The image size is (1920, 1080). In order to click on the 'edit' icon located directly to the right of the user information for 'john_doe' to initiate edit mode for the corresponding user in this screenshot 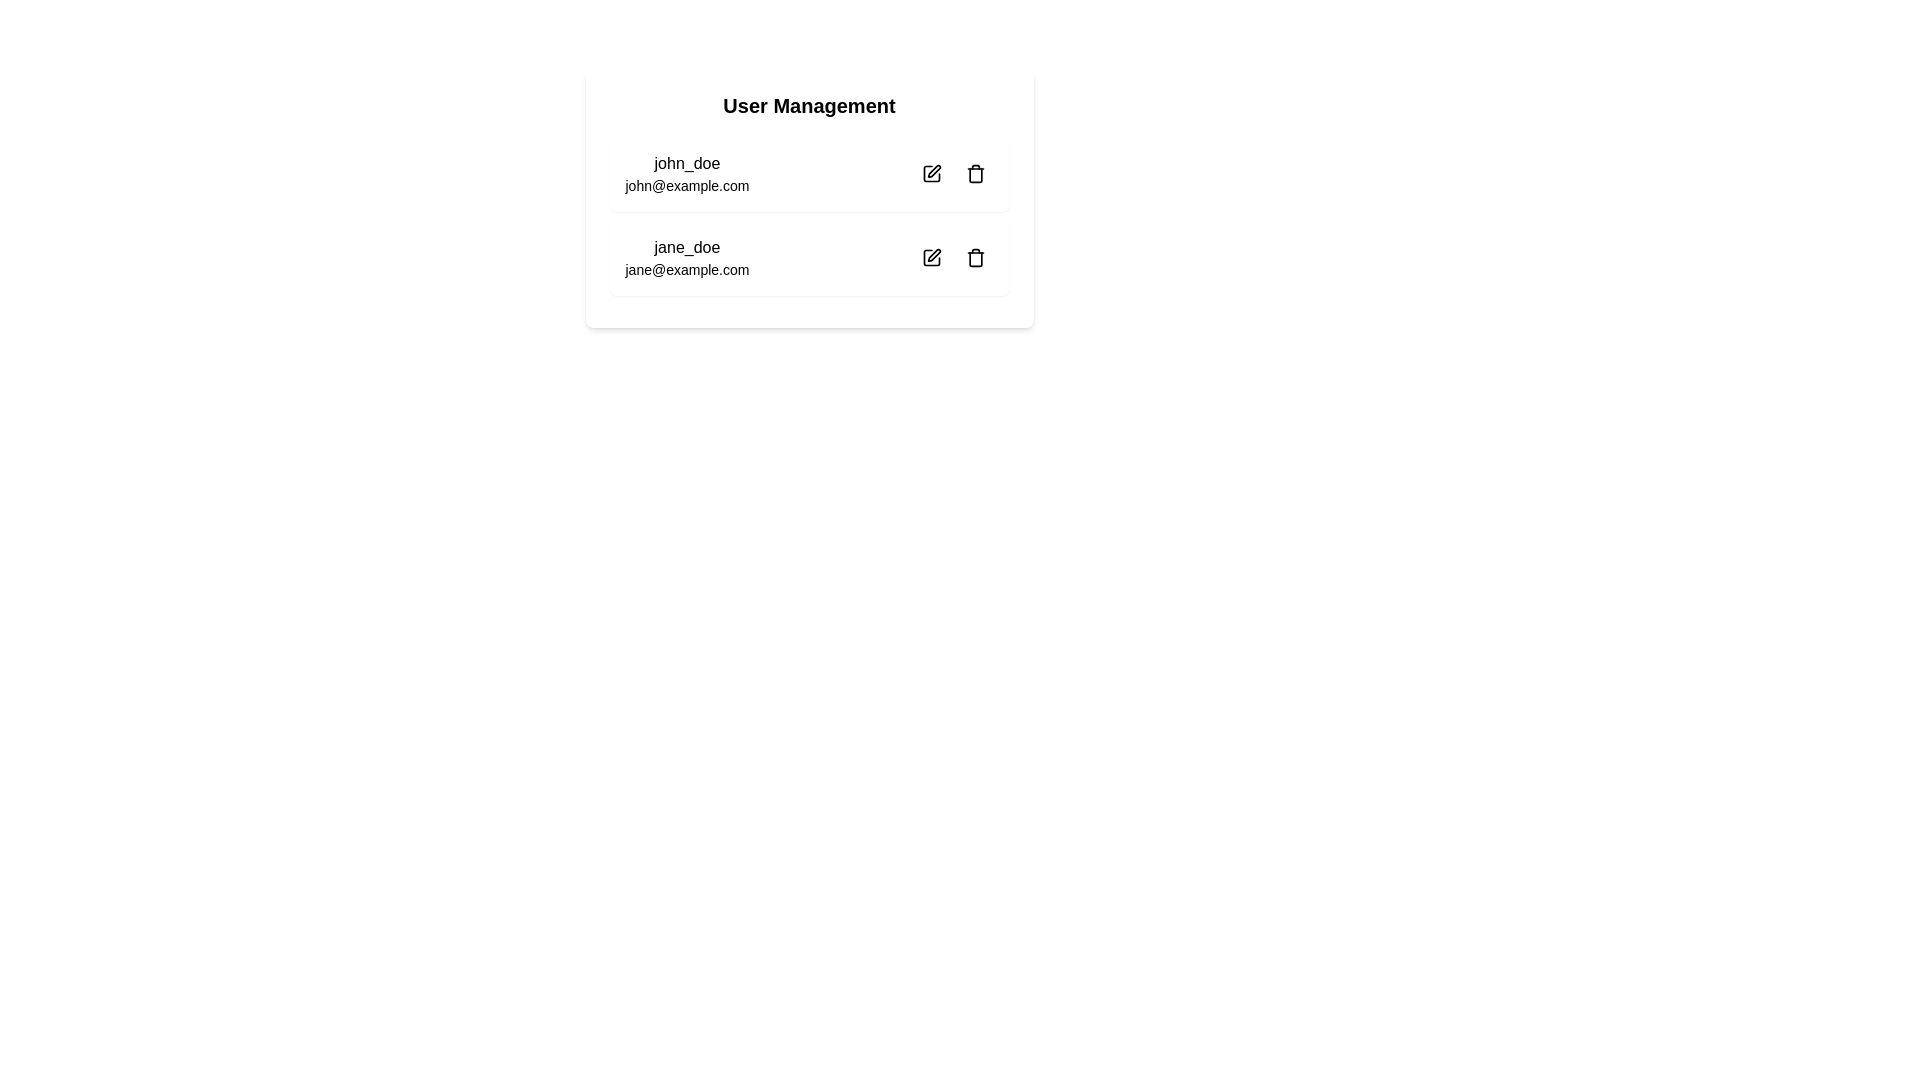, I will do `click(930, 172)`.